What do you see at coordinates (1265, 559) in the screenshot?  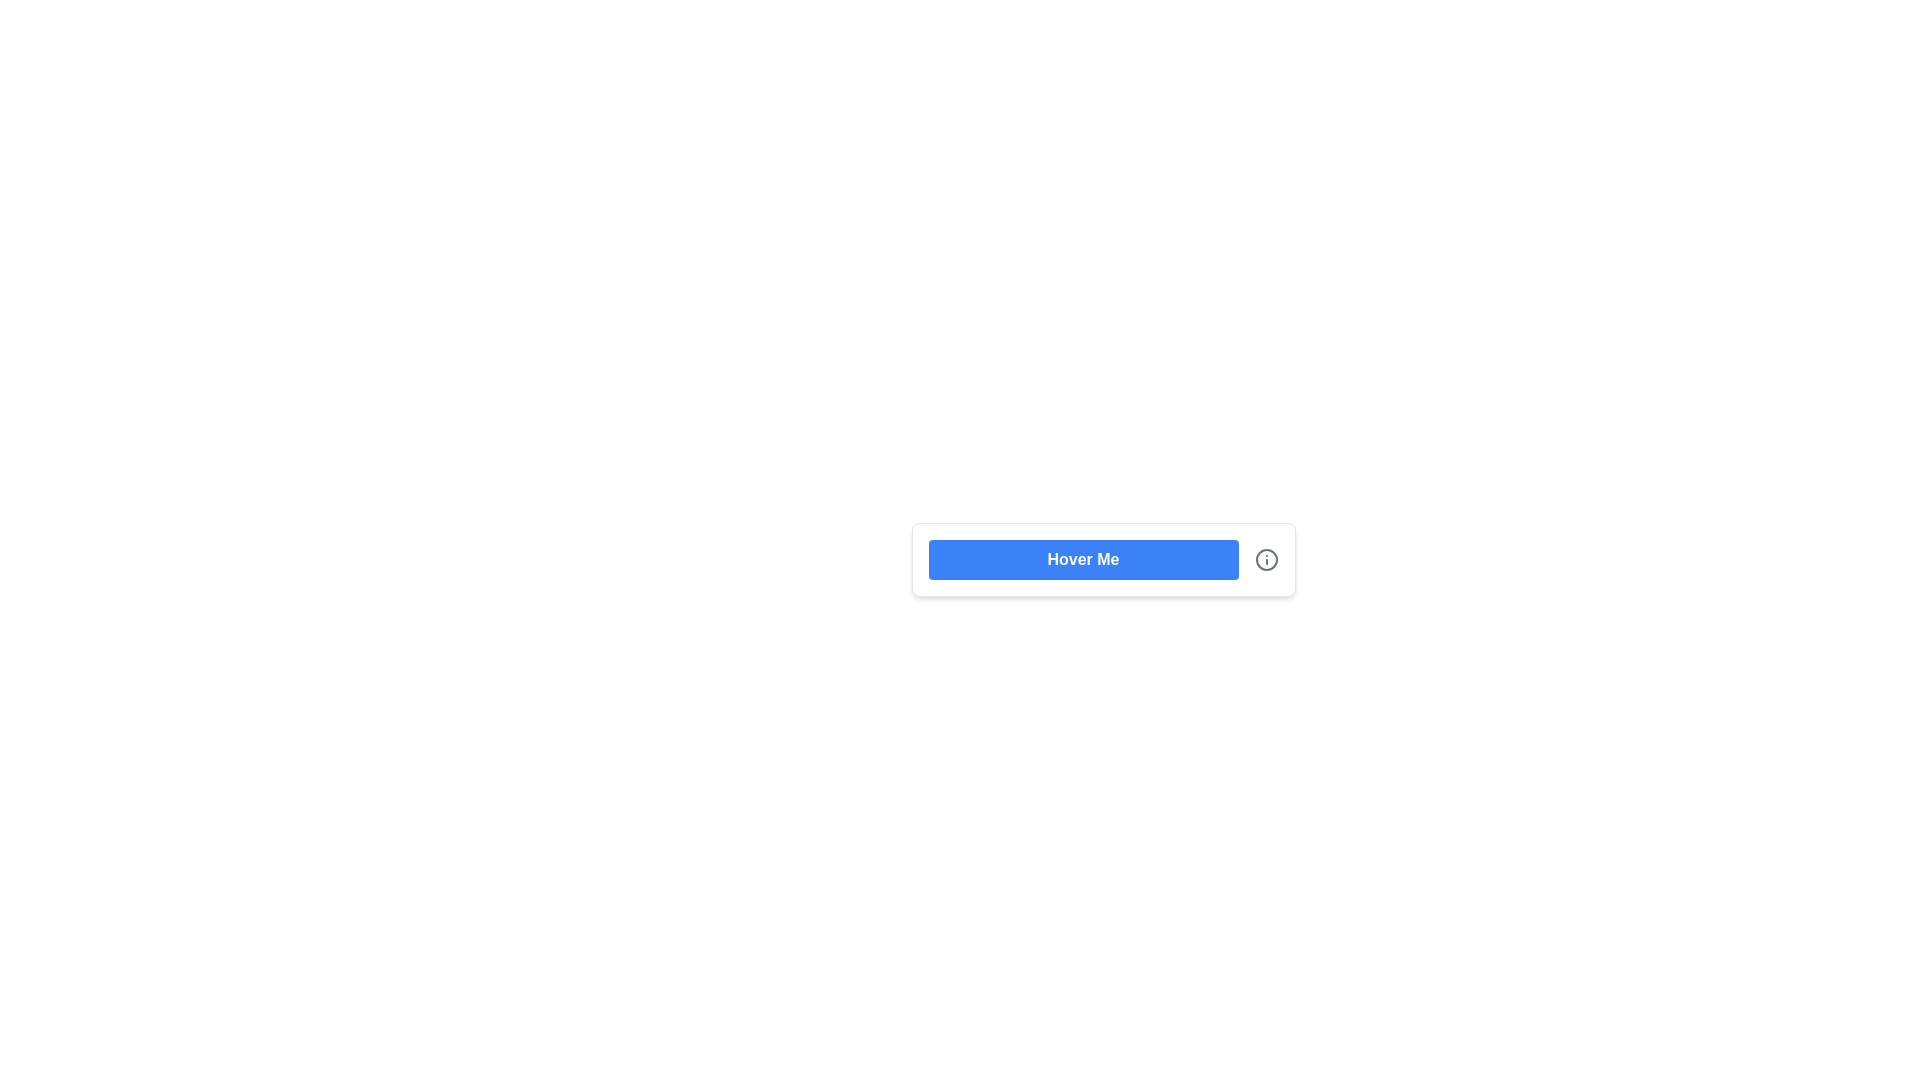 I see `the gray circular icon with a vertical line and a dot inside, located immediately to the right of the 'Hover Me' blue button` at bounding box center [1265, 559].